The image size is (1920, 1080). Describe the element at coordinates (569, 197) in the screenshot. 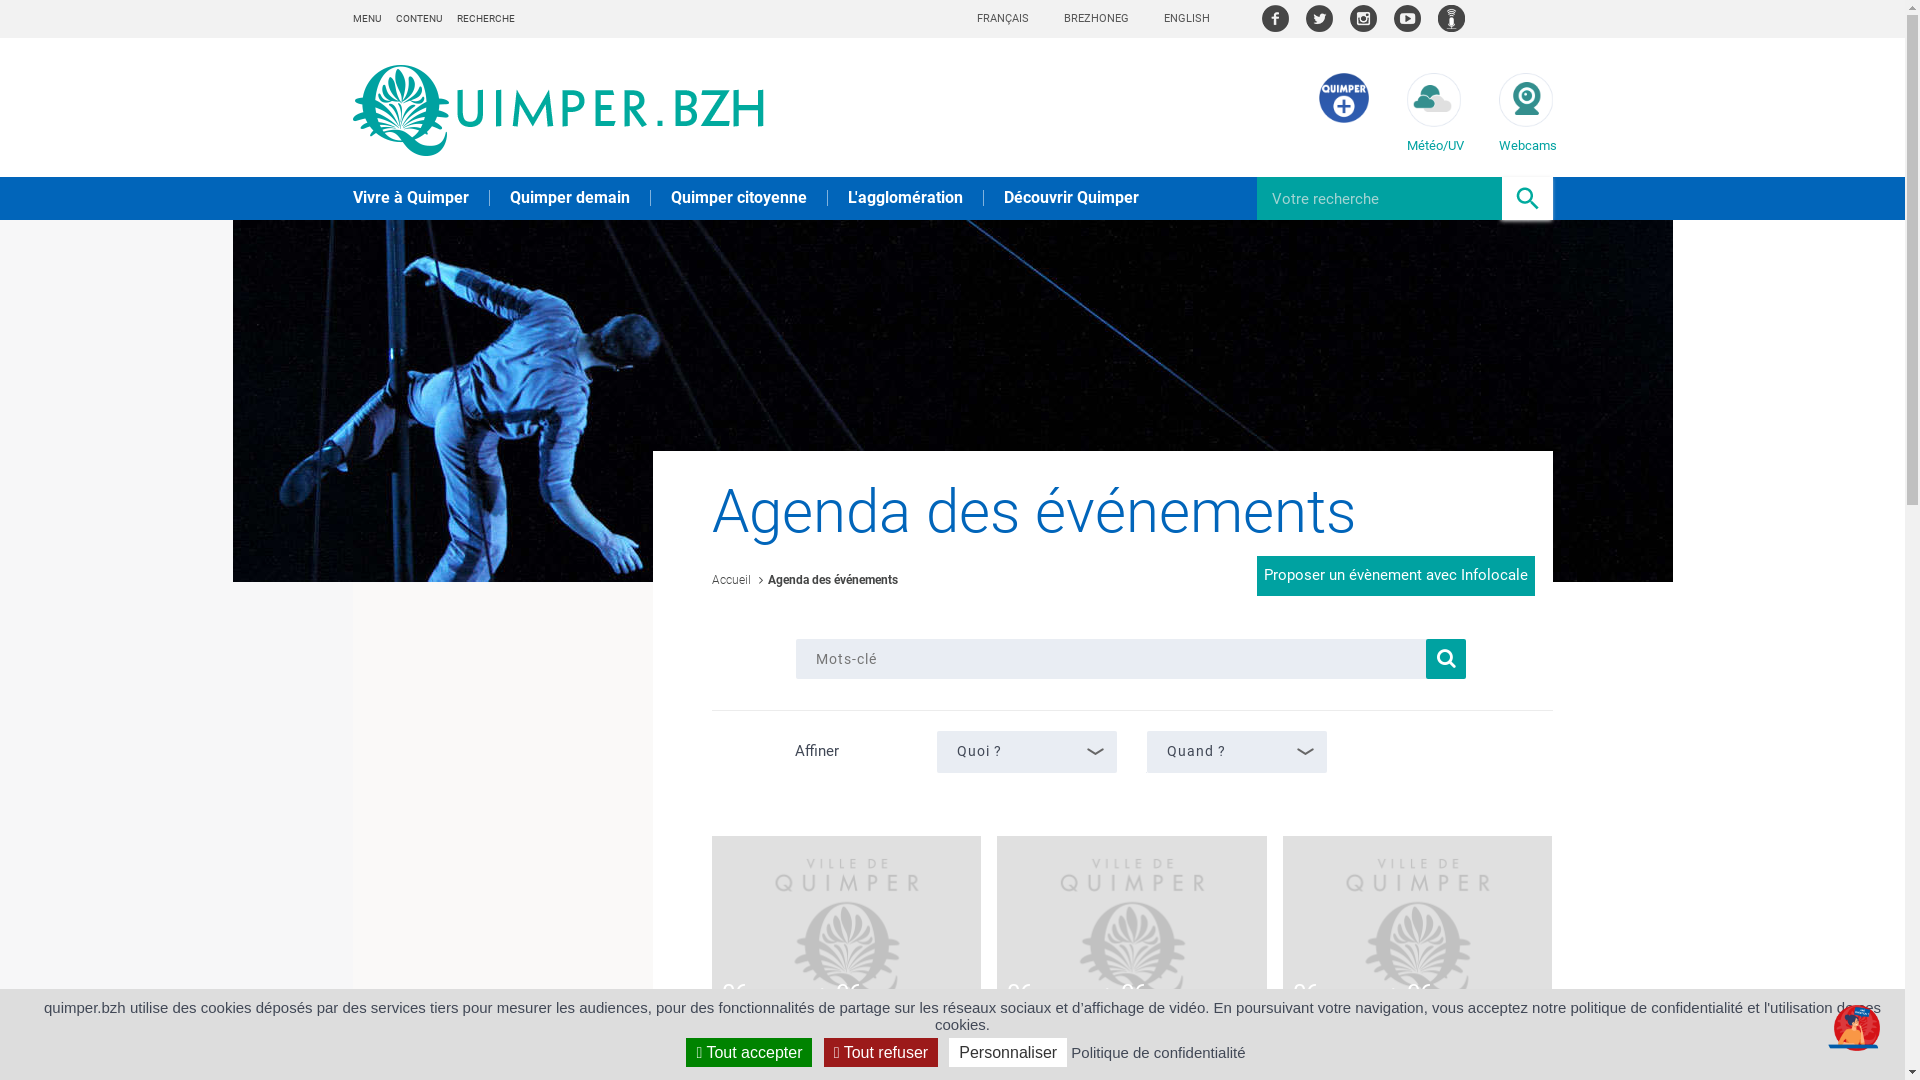

I see `'Quimper demain'` at that location.